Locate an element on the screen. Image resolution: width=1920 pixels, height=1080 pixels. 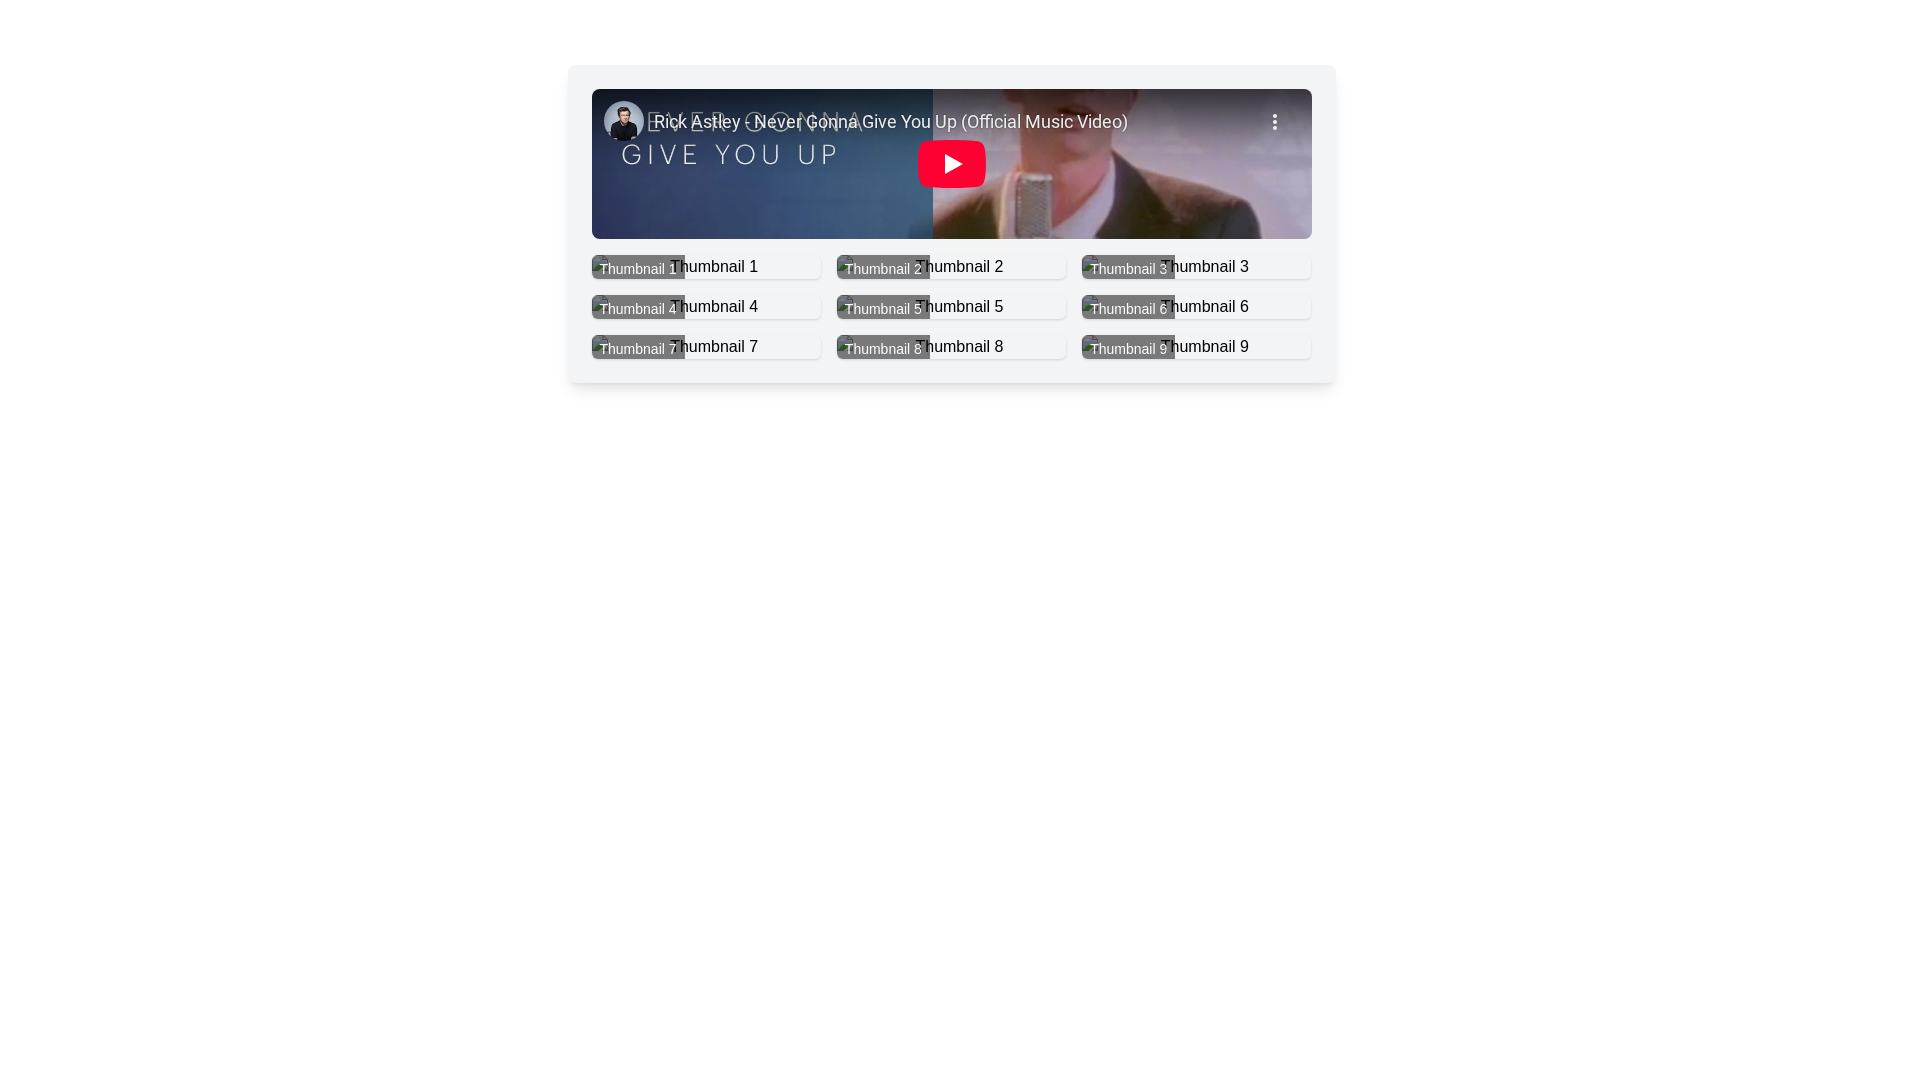
the selectable thumbnail located in the second row and third column of the grid layout, which displays a preview or links to detailed content is located at coordinates (1196, 307).